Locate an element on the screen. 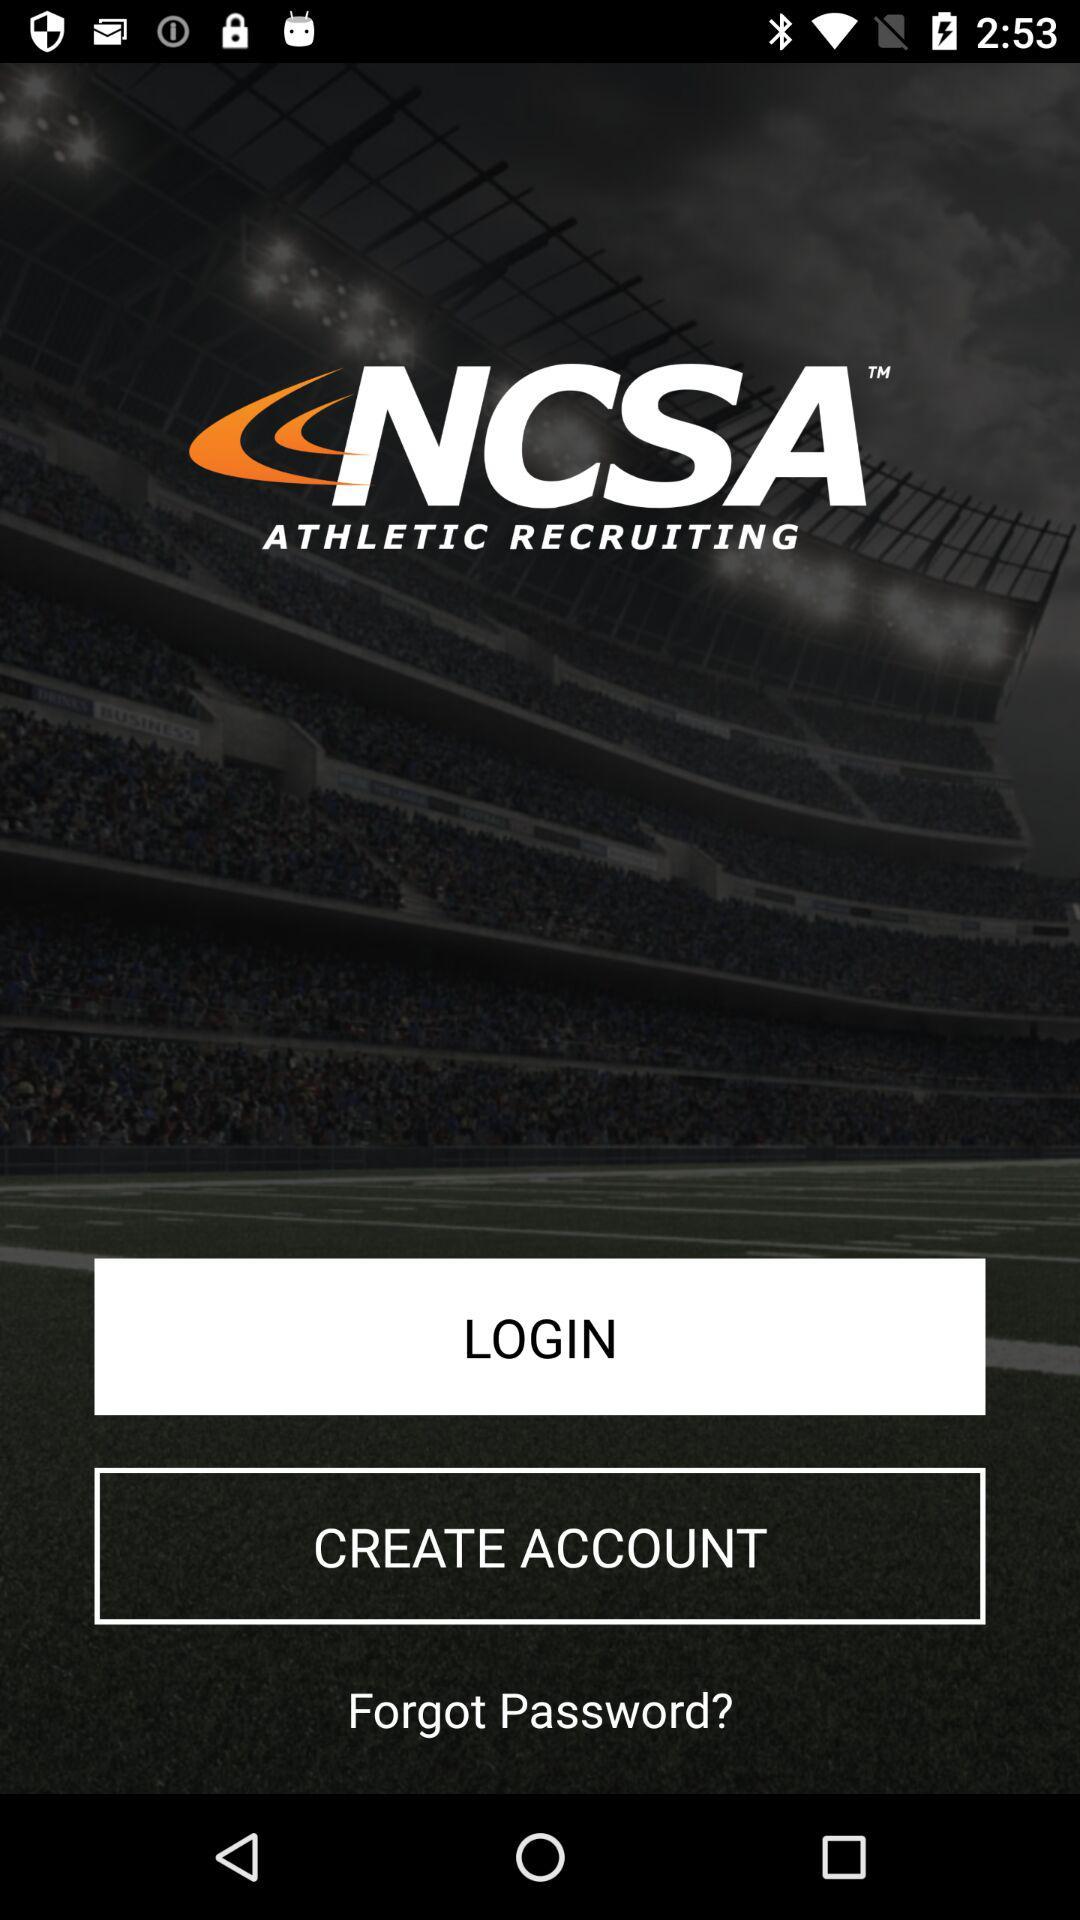 The image size is (1080, 1920). the forgot password? icon is located at coordinates (540, 1708).